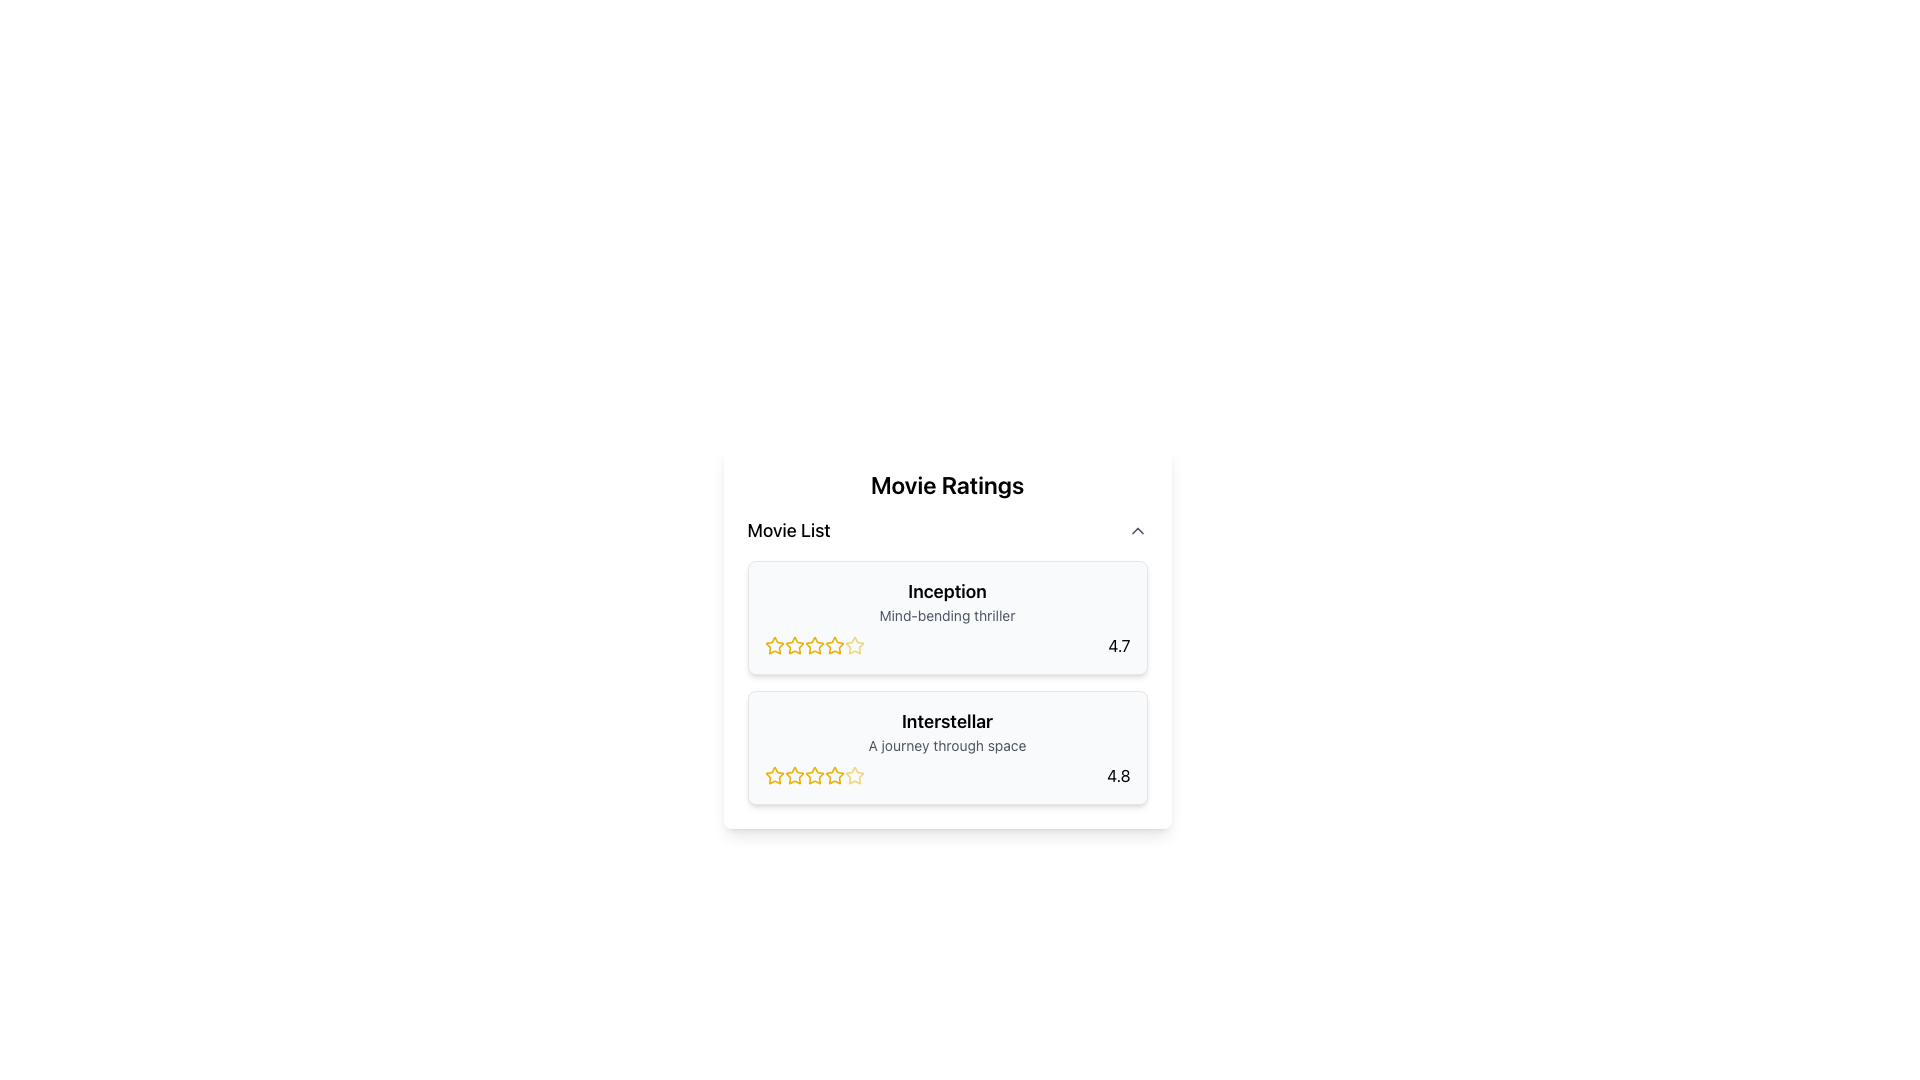  What do you see at coordinates (946, 745) in the screenshot?
I see `text label 'A journey through space' located within the card for the movie 'Interstellar', positioned below the heading 'Interstellar'` at bounding box center [946, 745].